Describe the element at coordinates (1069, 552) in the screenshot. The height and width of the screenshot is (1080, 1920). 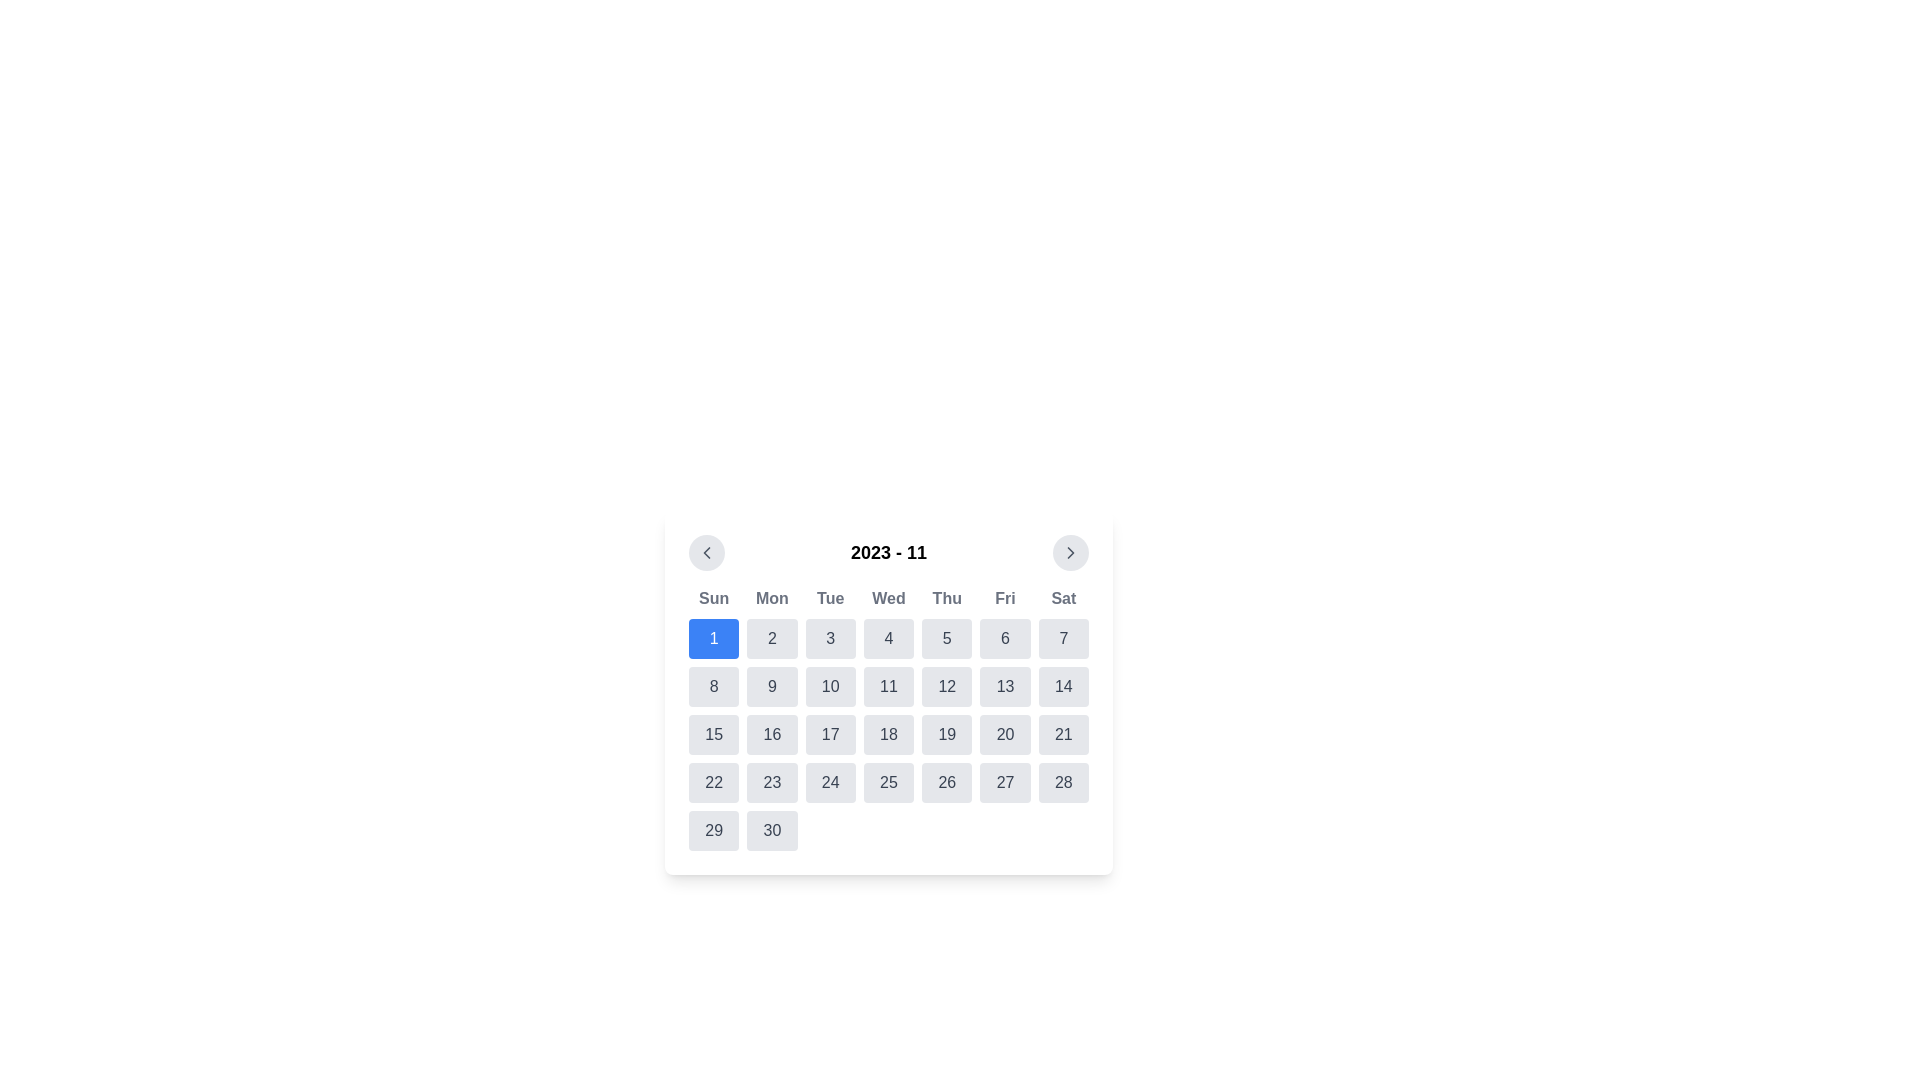
I see `the circular button with a light-gray background and a right-facing chevron icon, located in the calendar widget's header bar` at that location.